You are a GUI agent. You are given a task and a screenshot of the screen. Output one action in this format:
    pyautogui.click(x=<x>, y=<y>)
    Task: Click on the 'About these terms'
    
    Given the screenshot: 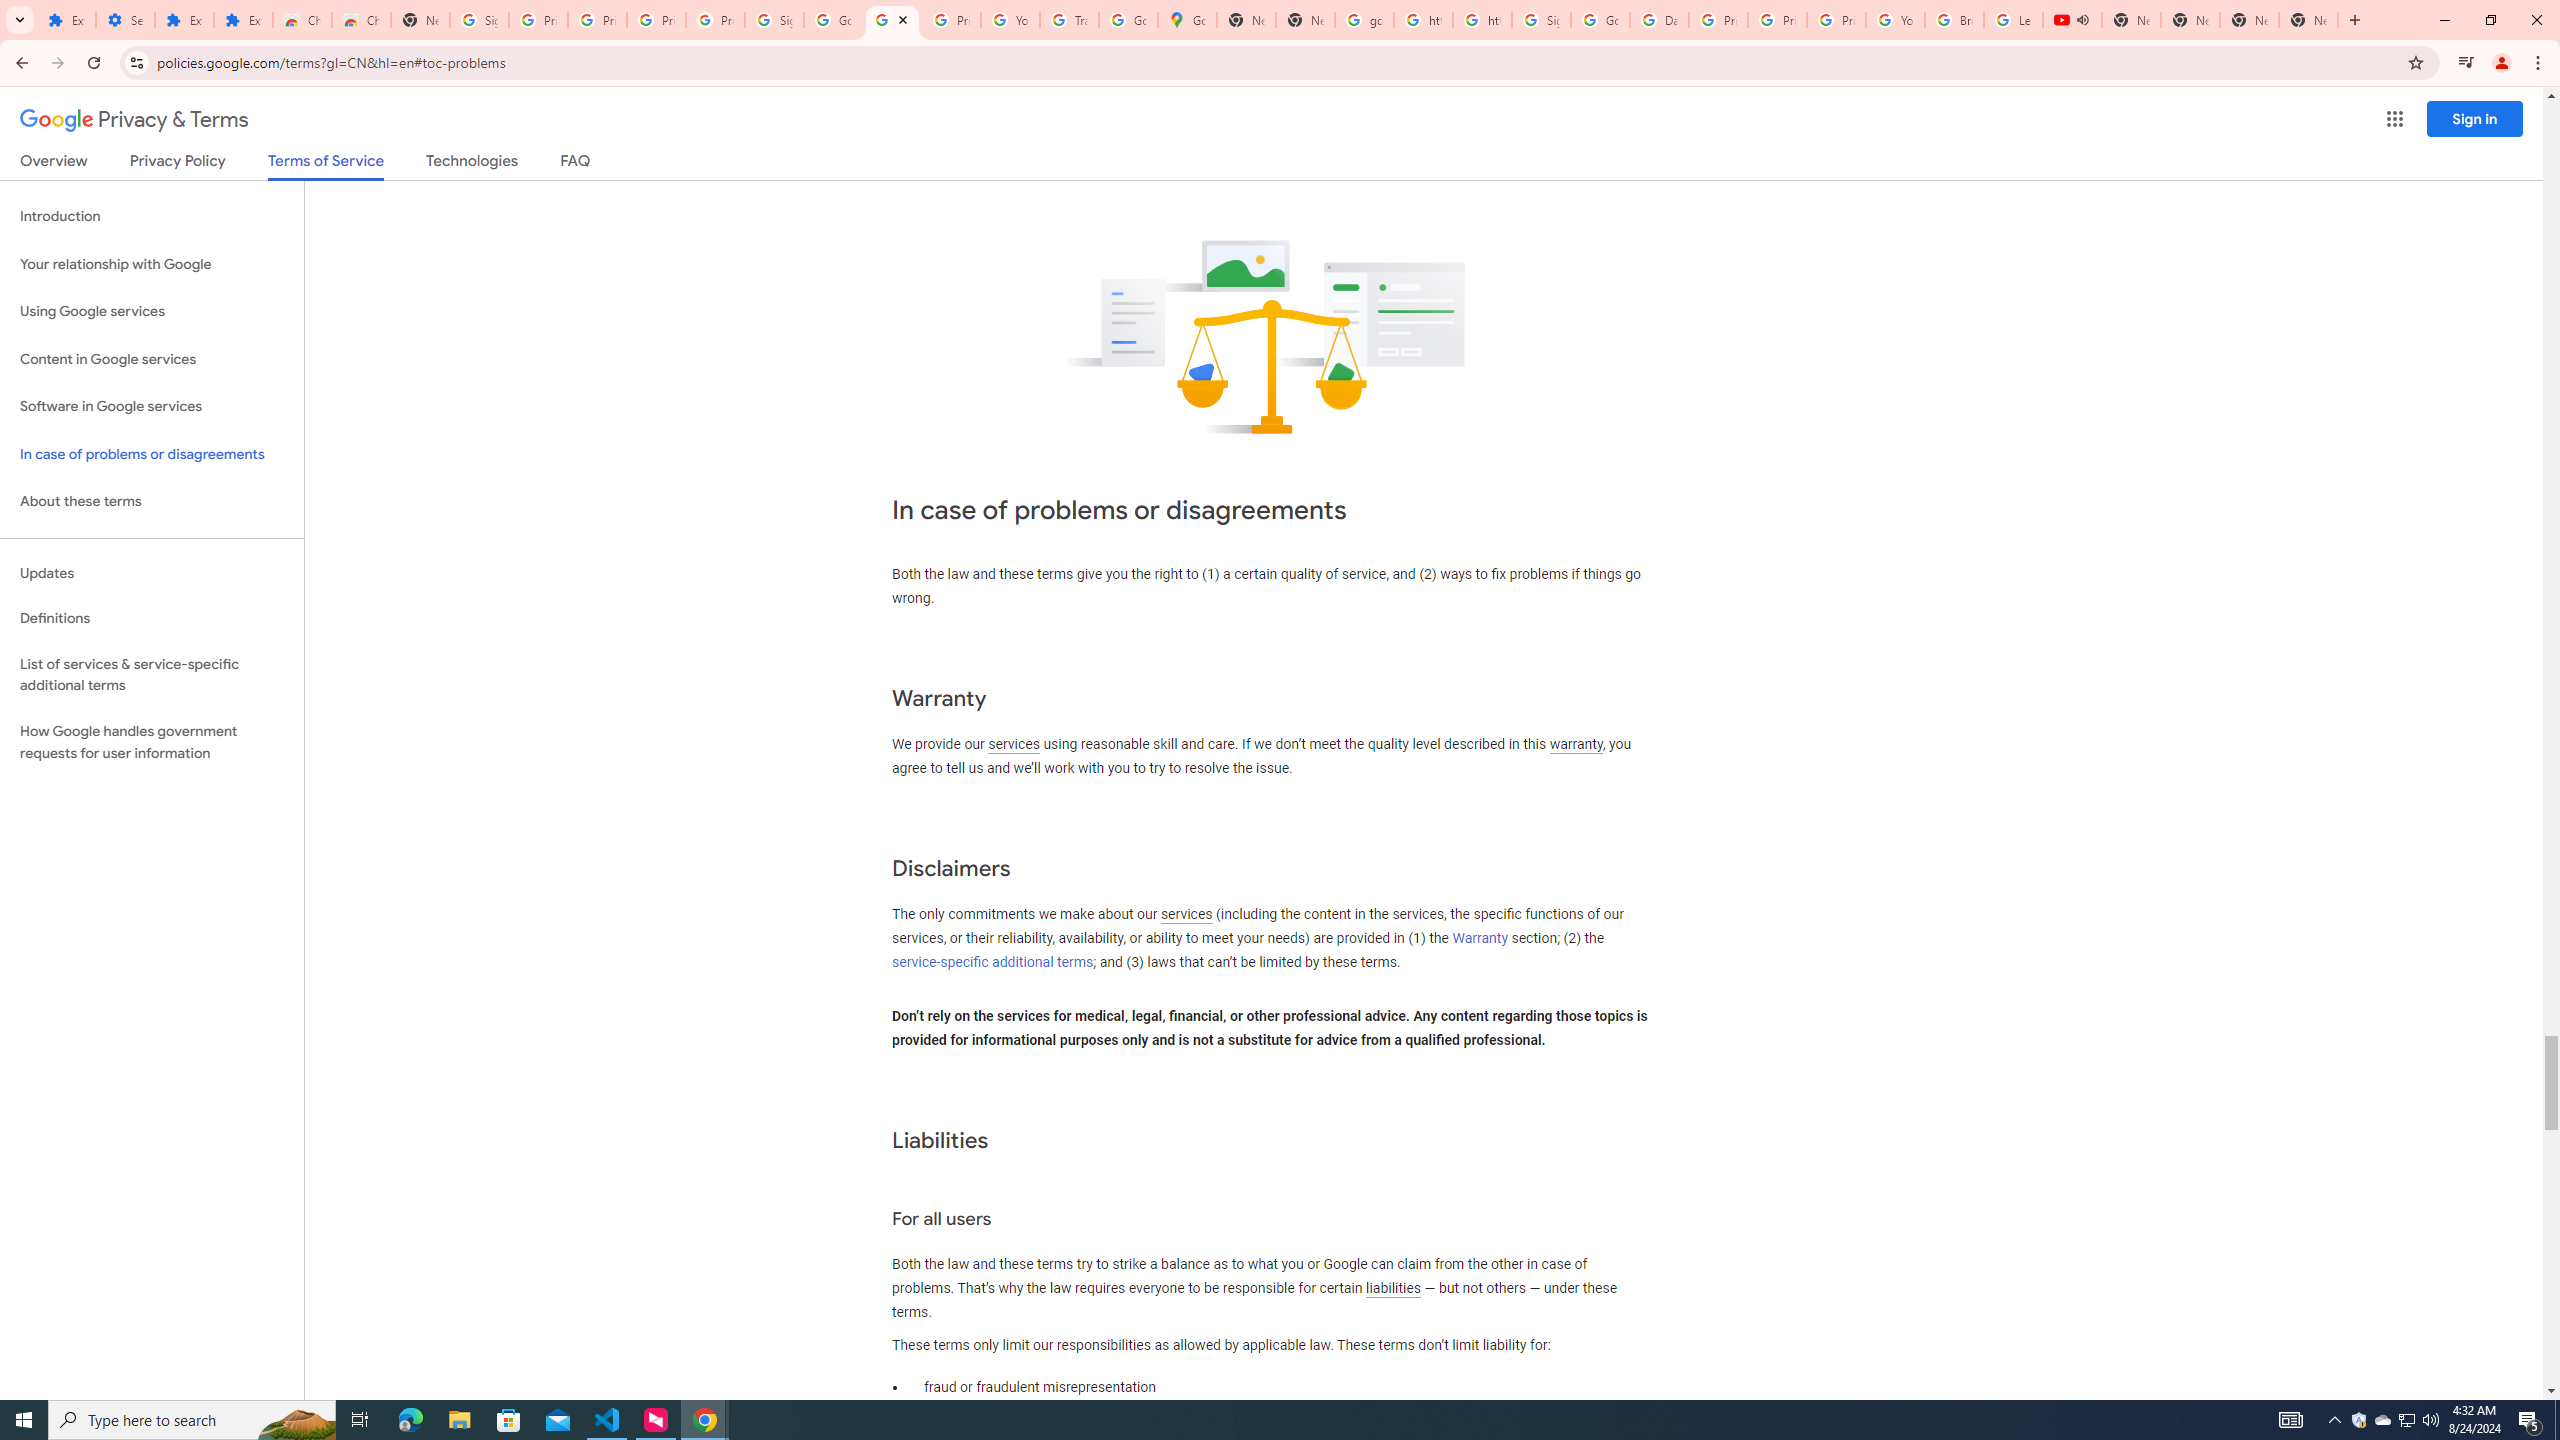 What is the action you would take?
    pyautogui.click(x=151, y=501)
    